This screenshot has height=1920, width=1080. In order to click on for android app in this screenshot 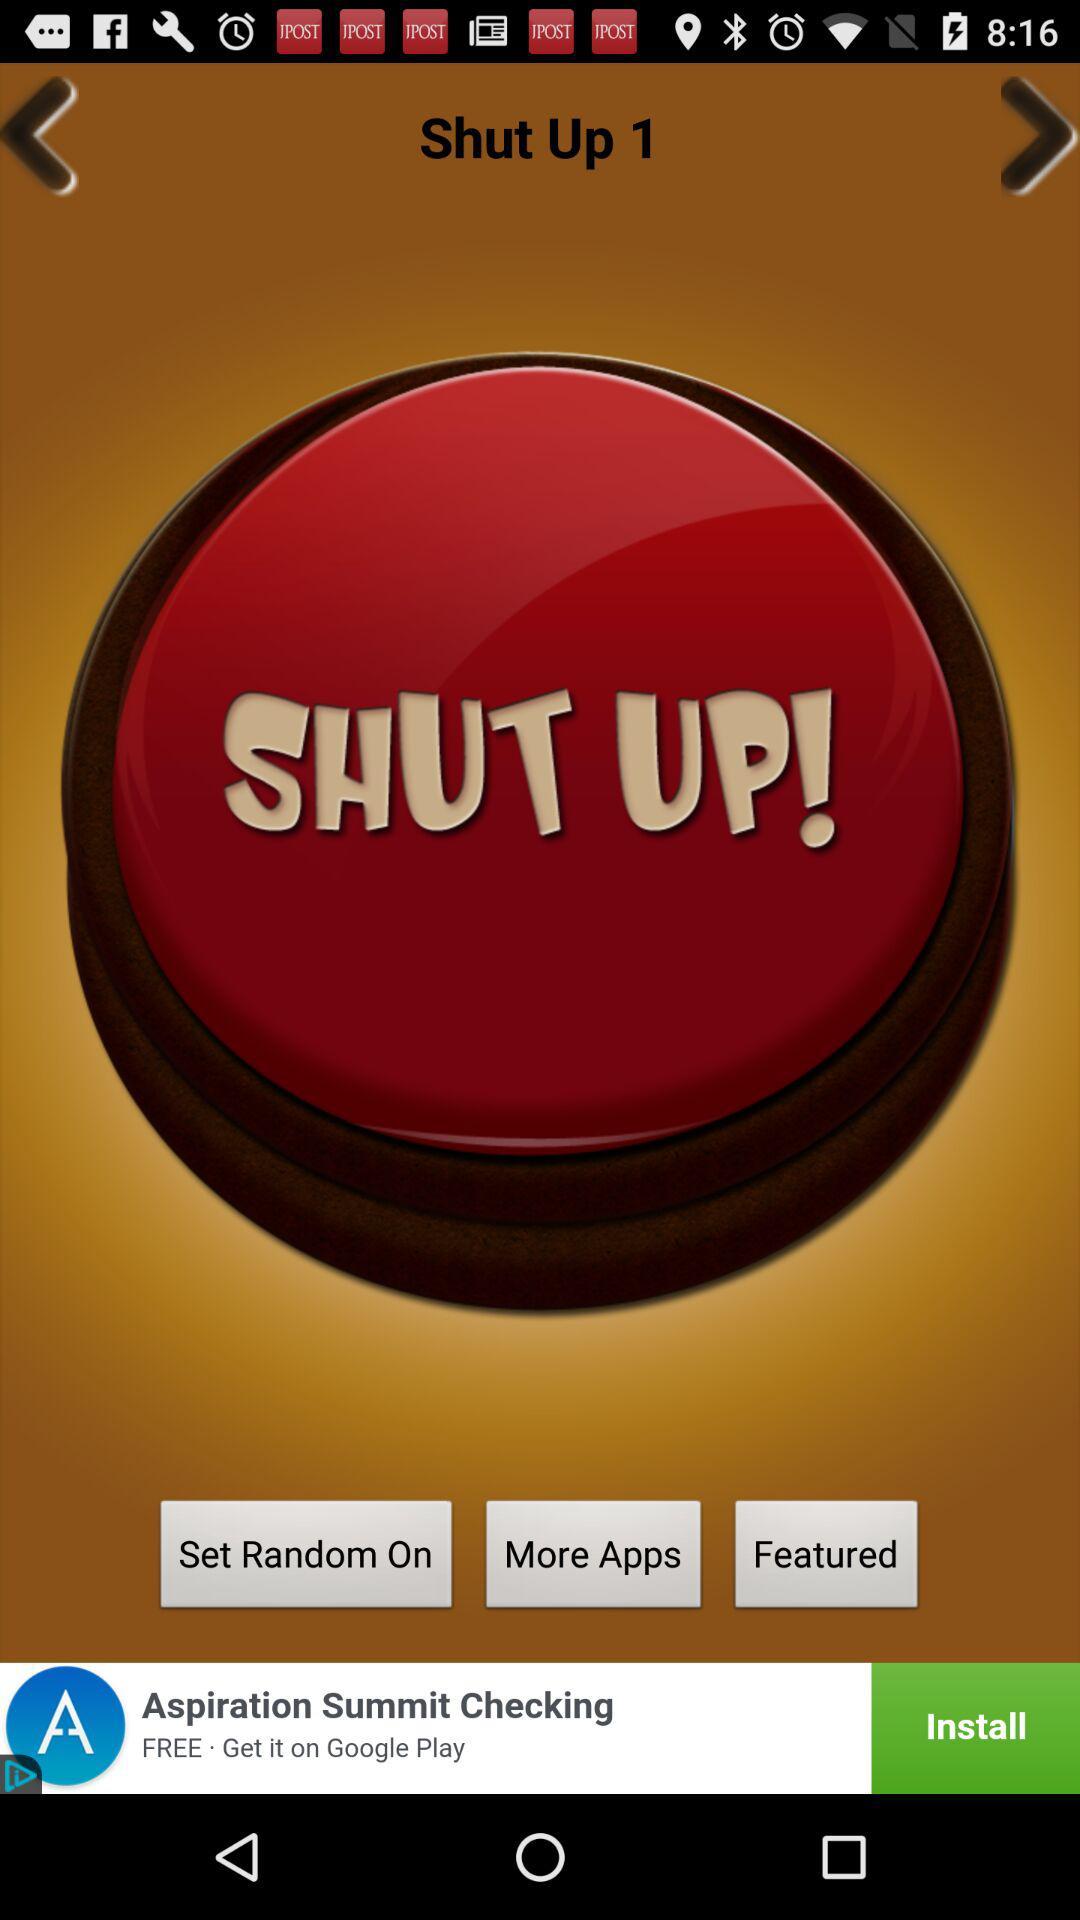, I will do `click(540, 1727)`.